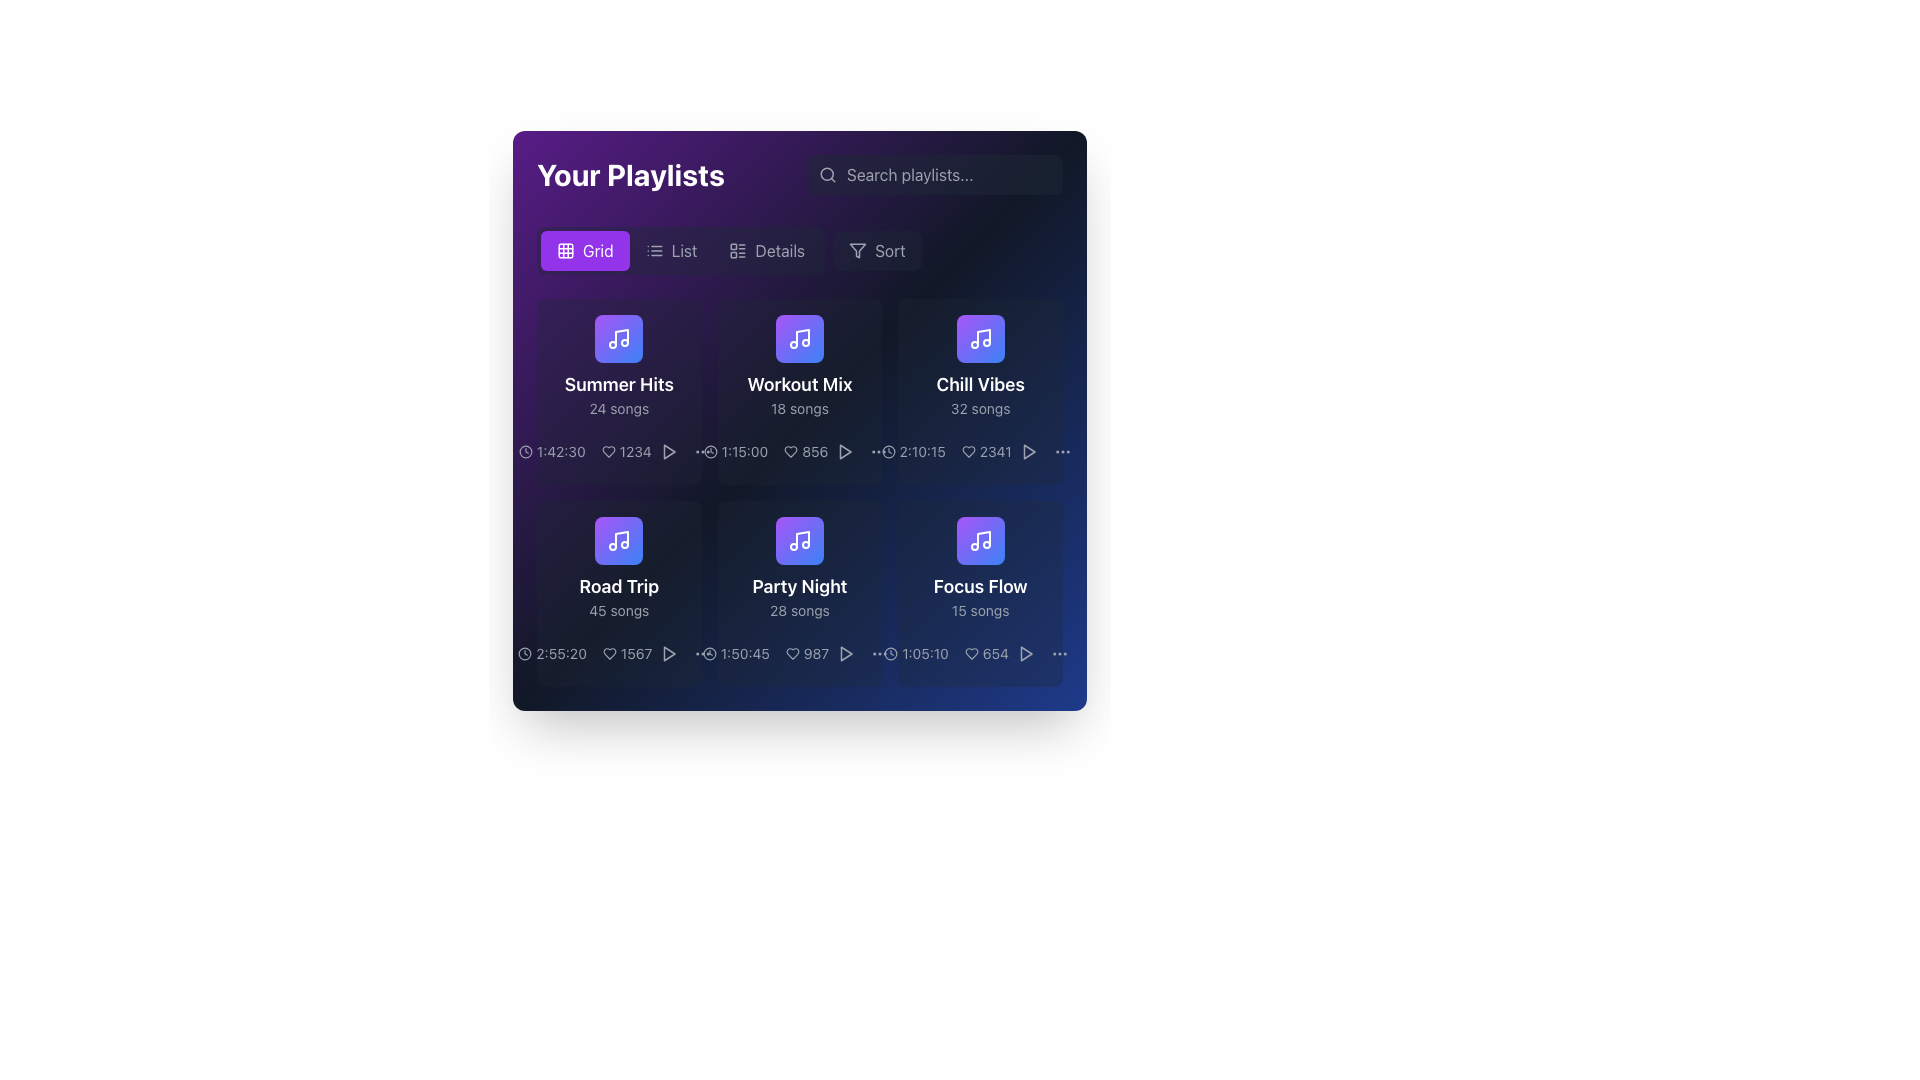 The width and height of the screenshot is (1920, 1080). Describe the element at coordinates (971, 654) in the screenshot. I see `the heart-shaped icon indicating popularity for the 'Focus Flow' playlist, located at the bottom-center of the card near the count '654'` at that location.